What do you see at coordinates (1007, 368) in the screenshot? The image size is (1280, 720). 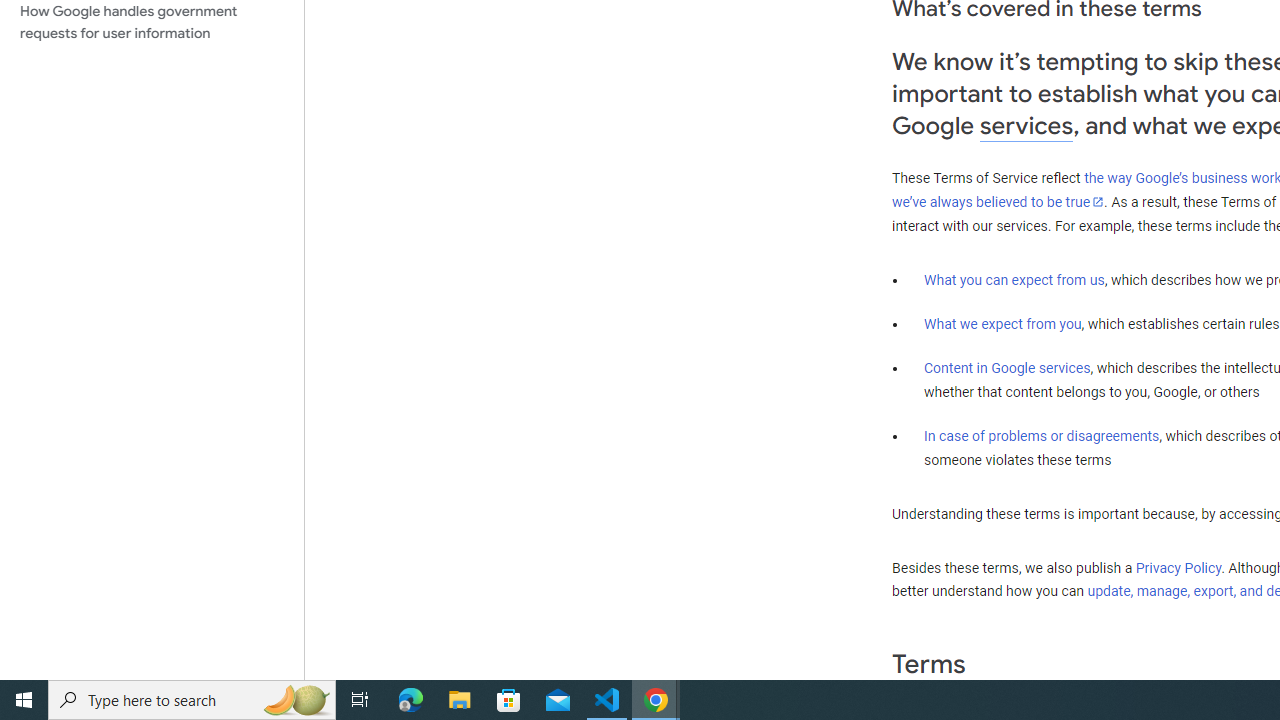 I see `'Content in Google services'` at bounding box center [1007, 368].